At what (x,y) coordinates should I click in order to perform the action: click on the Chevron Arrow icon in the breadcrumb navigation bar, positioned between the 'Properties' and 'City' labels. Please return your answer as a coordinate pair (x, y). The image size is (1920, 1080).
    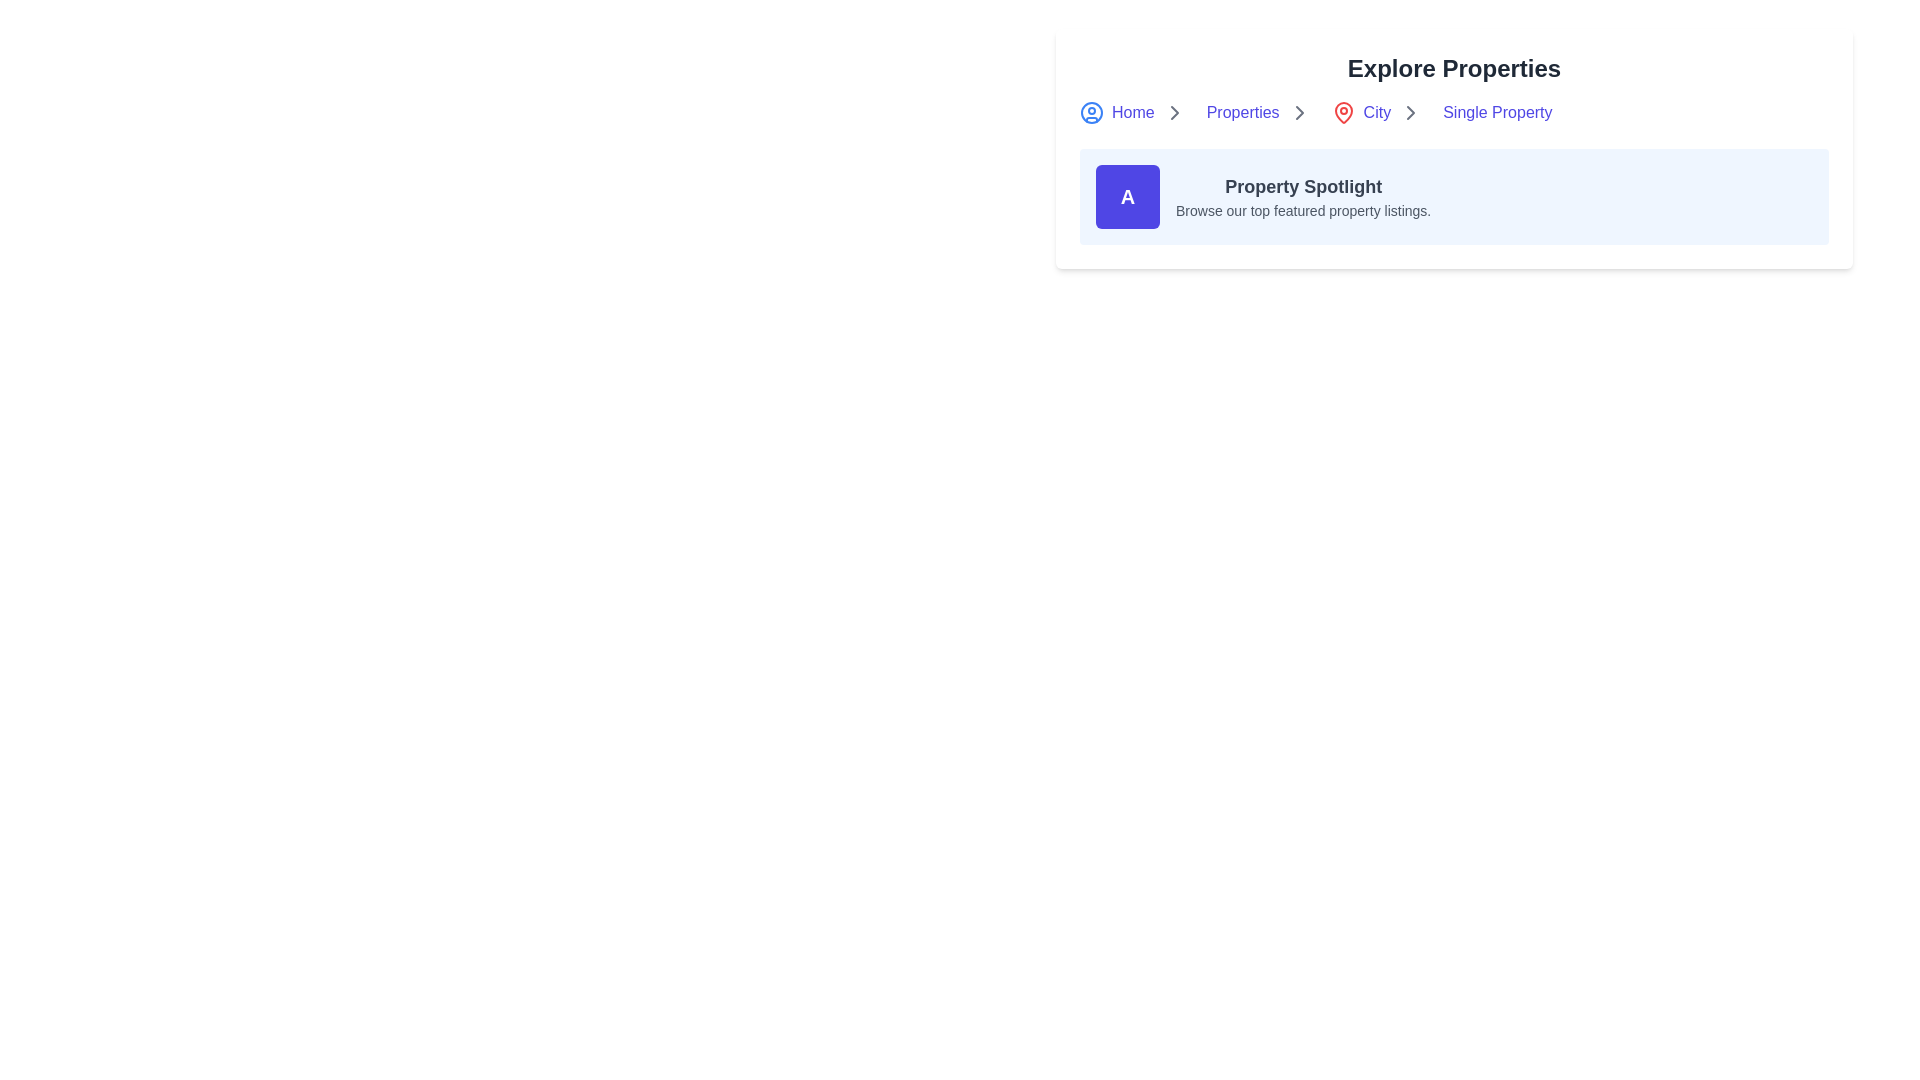
    Looking at the image, I should click on (1299, 112).